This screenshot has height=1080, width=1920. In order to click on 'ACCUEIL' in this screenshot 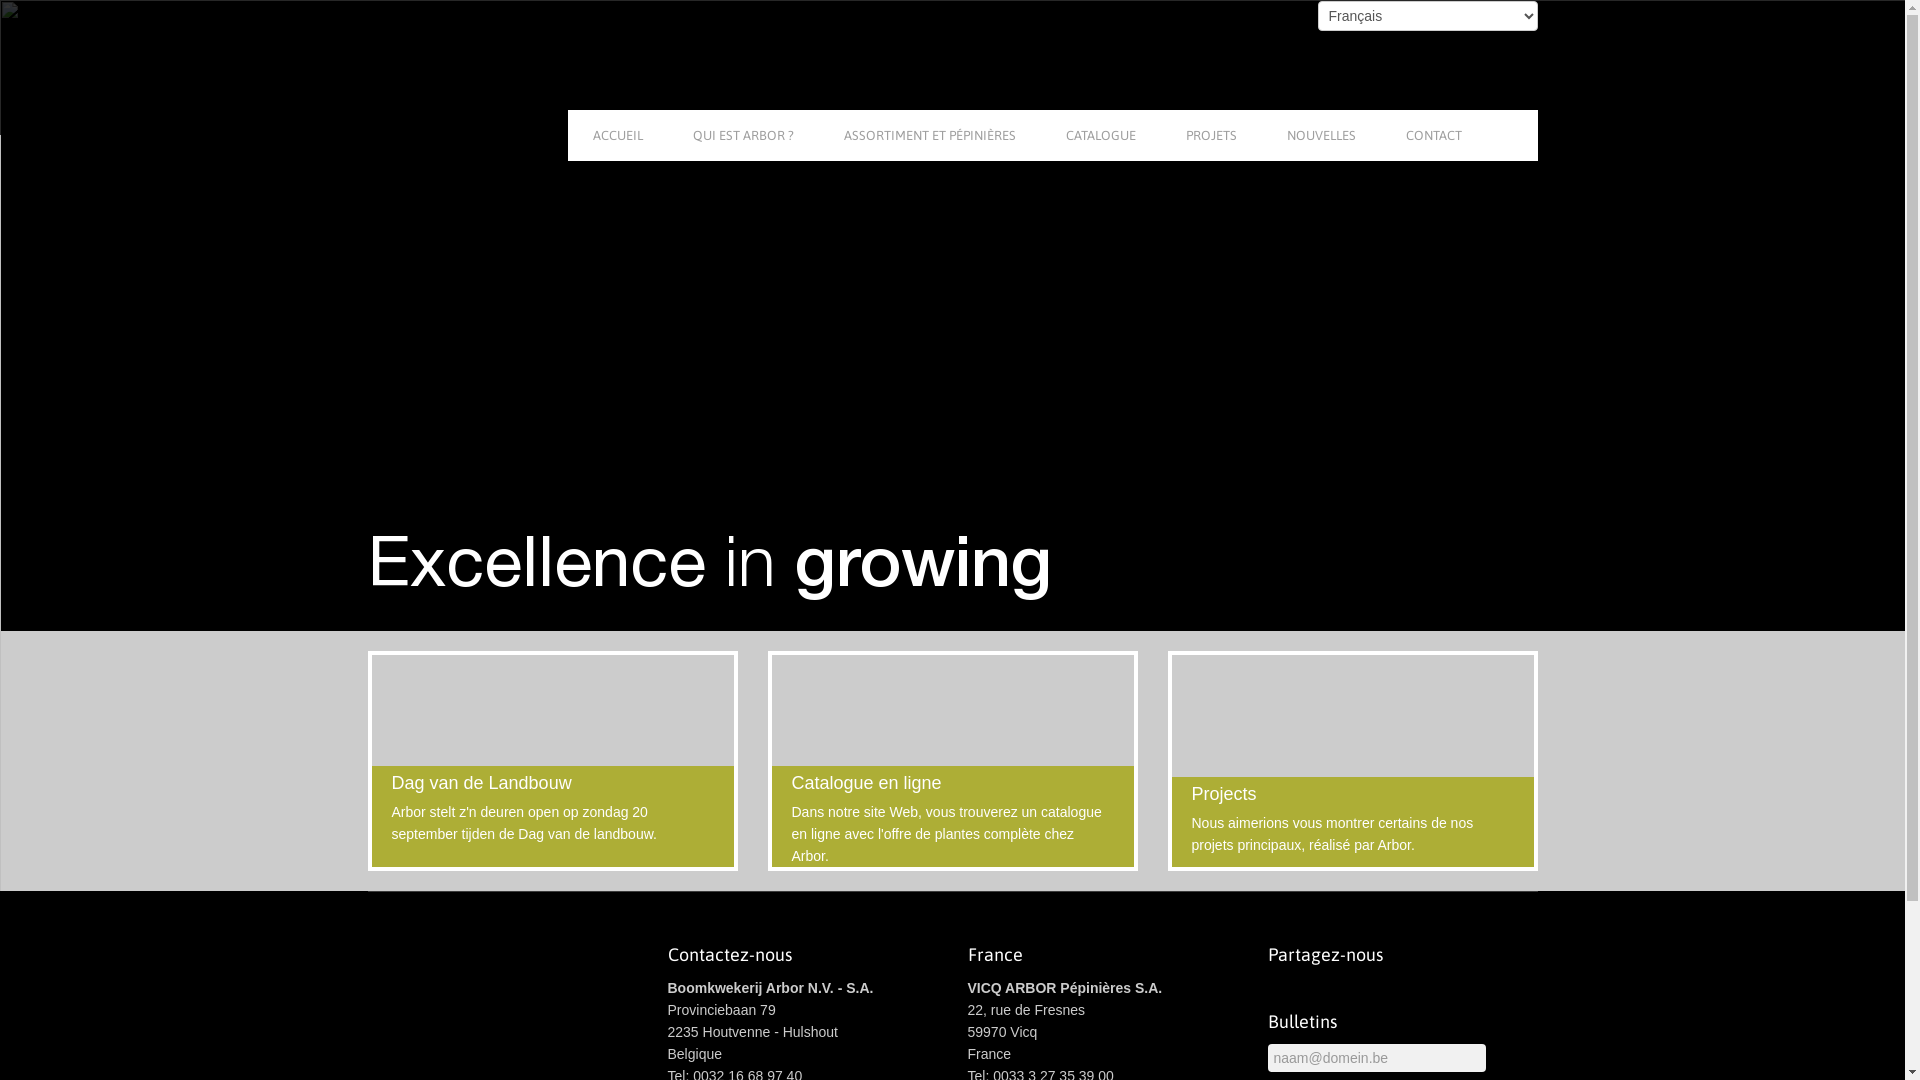, I will do `click(617, 135)`.